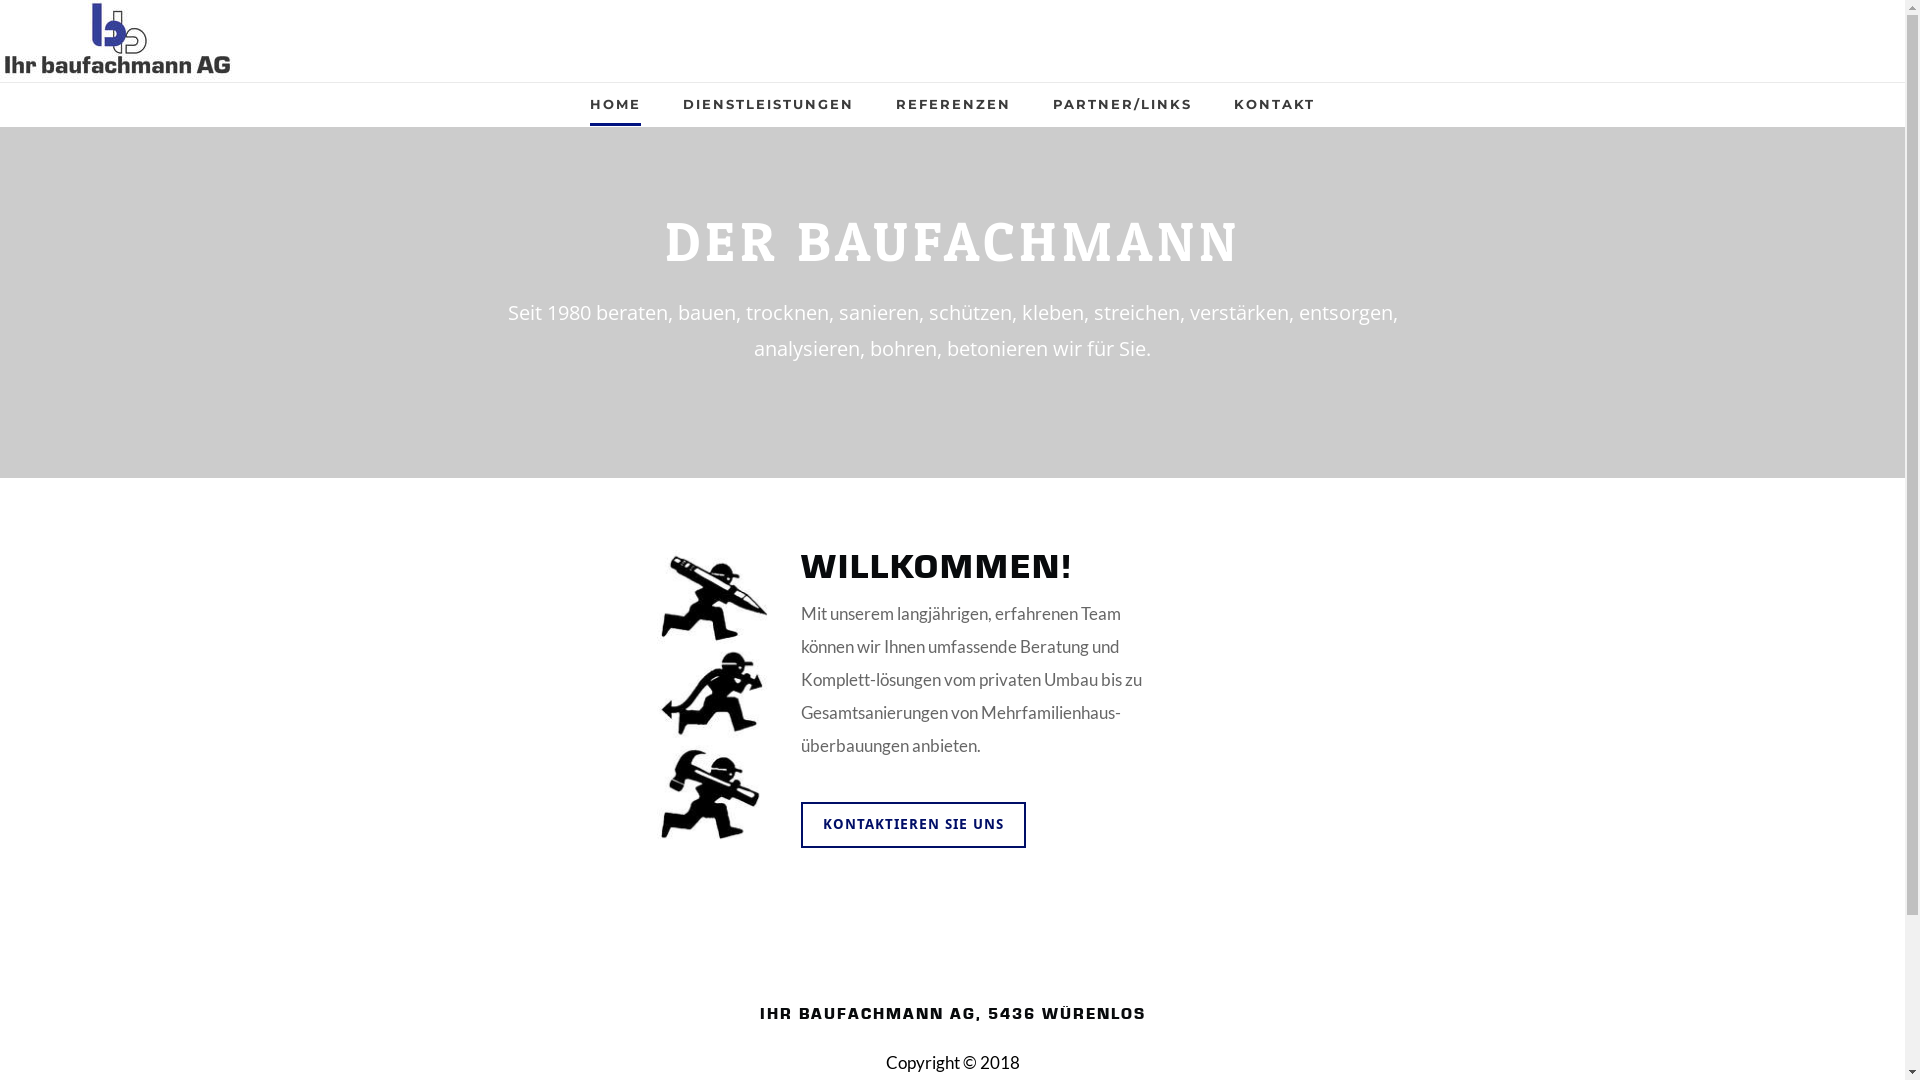 The width and height of the screenshot is (1920, 1080). I want to click on 'PARTNER/LINKS', so click(1122, 111).